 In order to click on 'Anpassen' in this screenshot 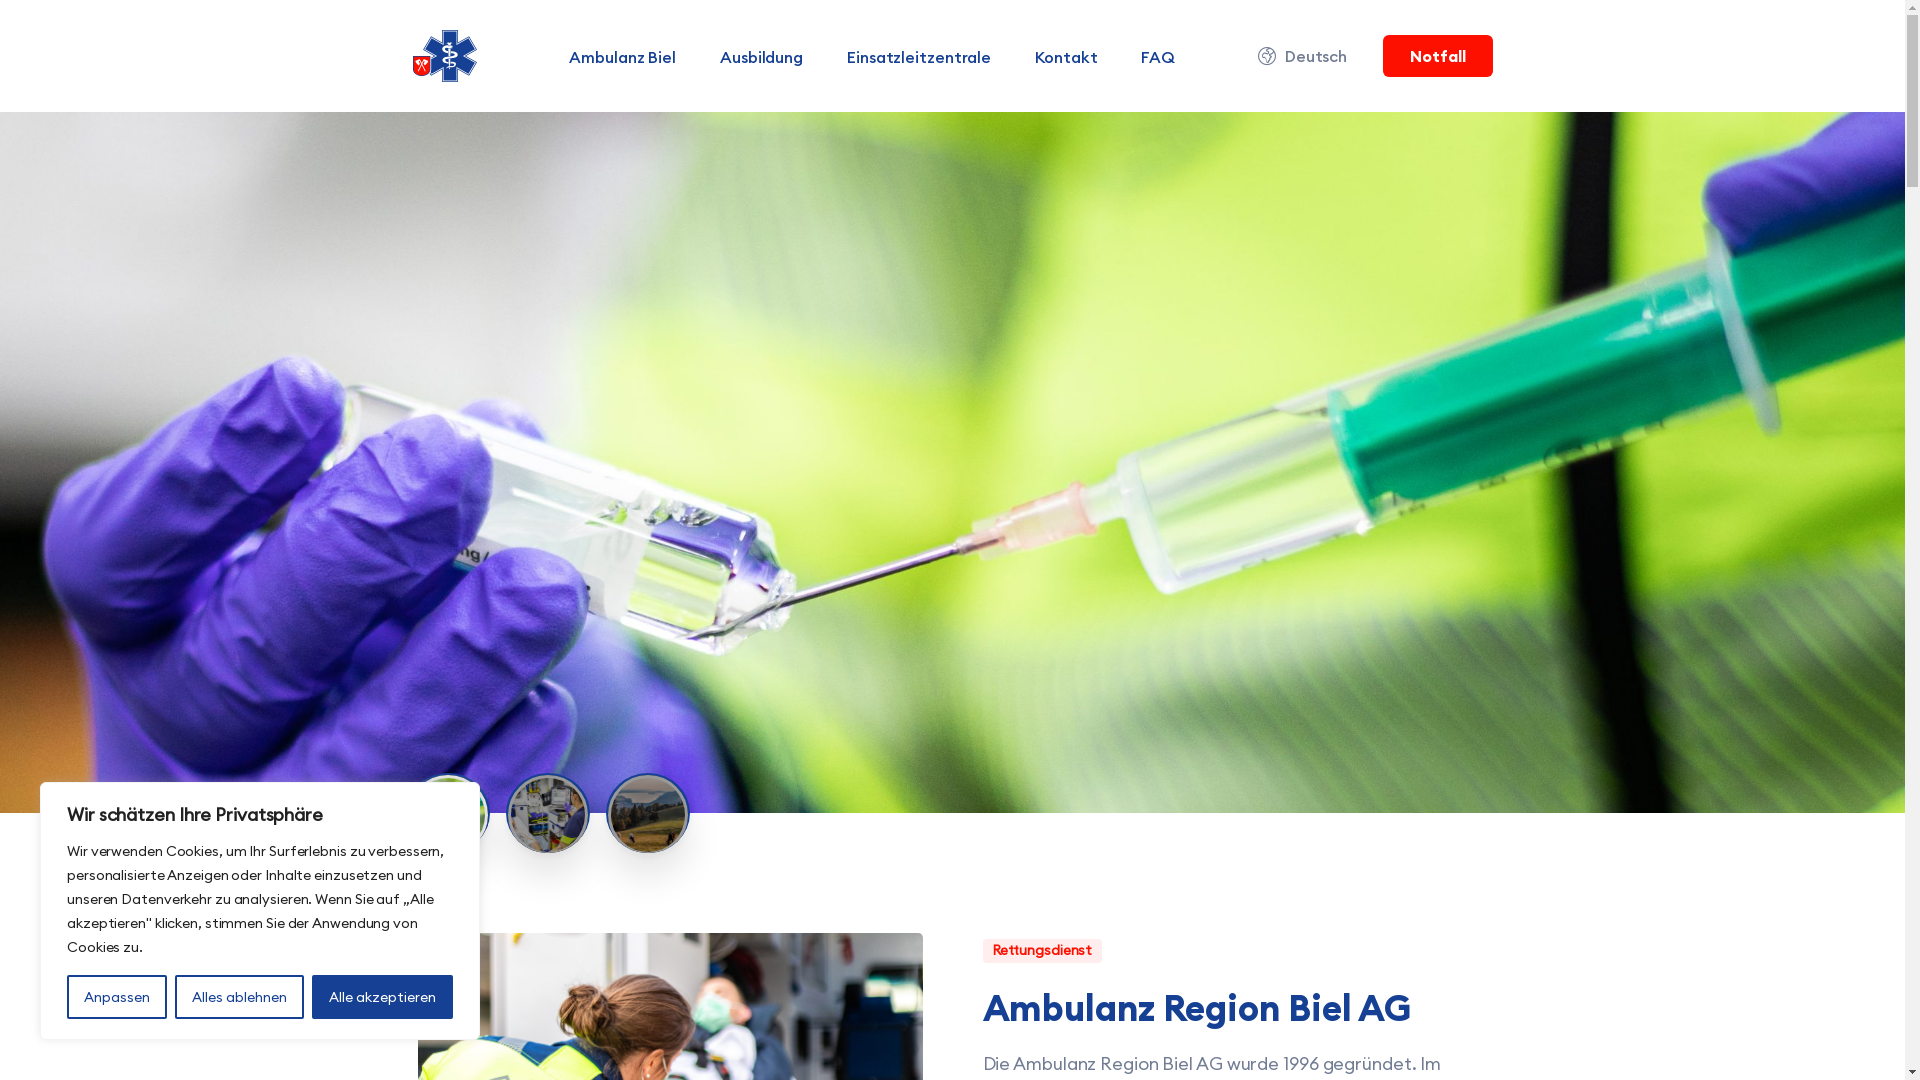, I will do `click(115, 996)`.